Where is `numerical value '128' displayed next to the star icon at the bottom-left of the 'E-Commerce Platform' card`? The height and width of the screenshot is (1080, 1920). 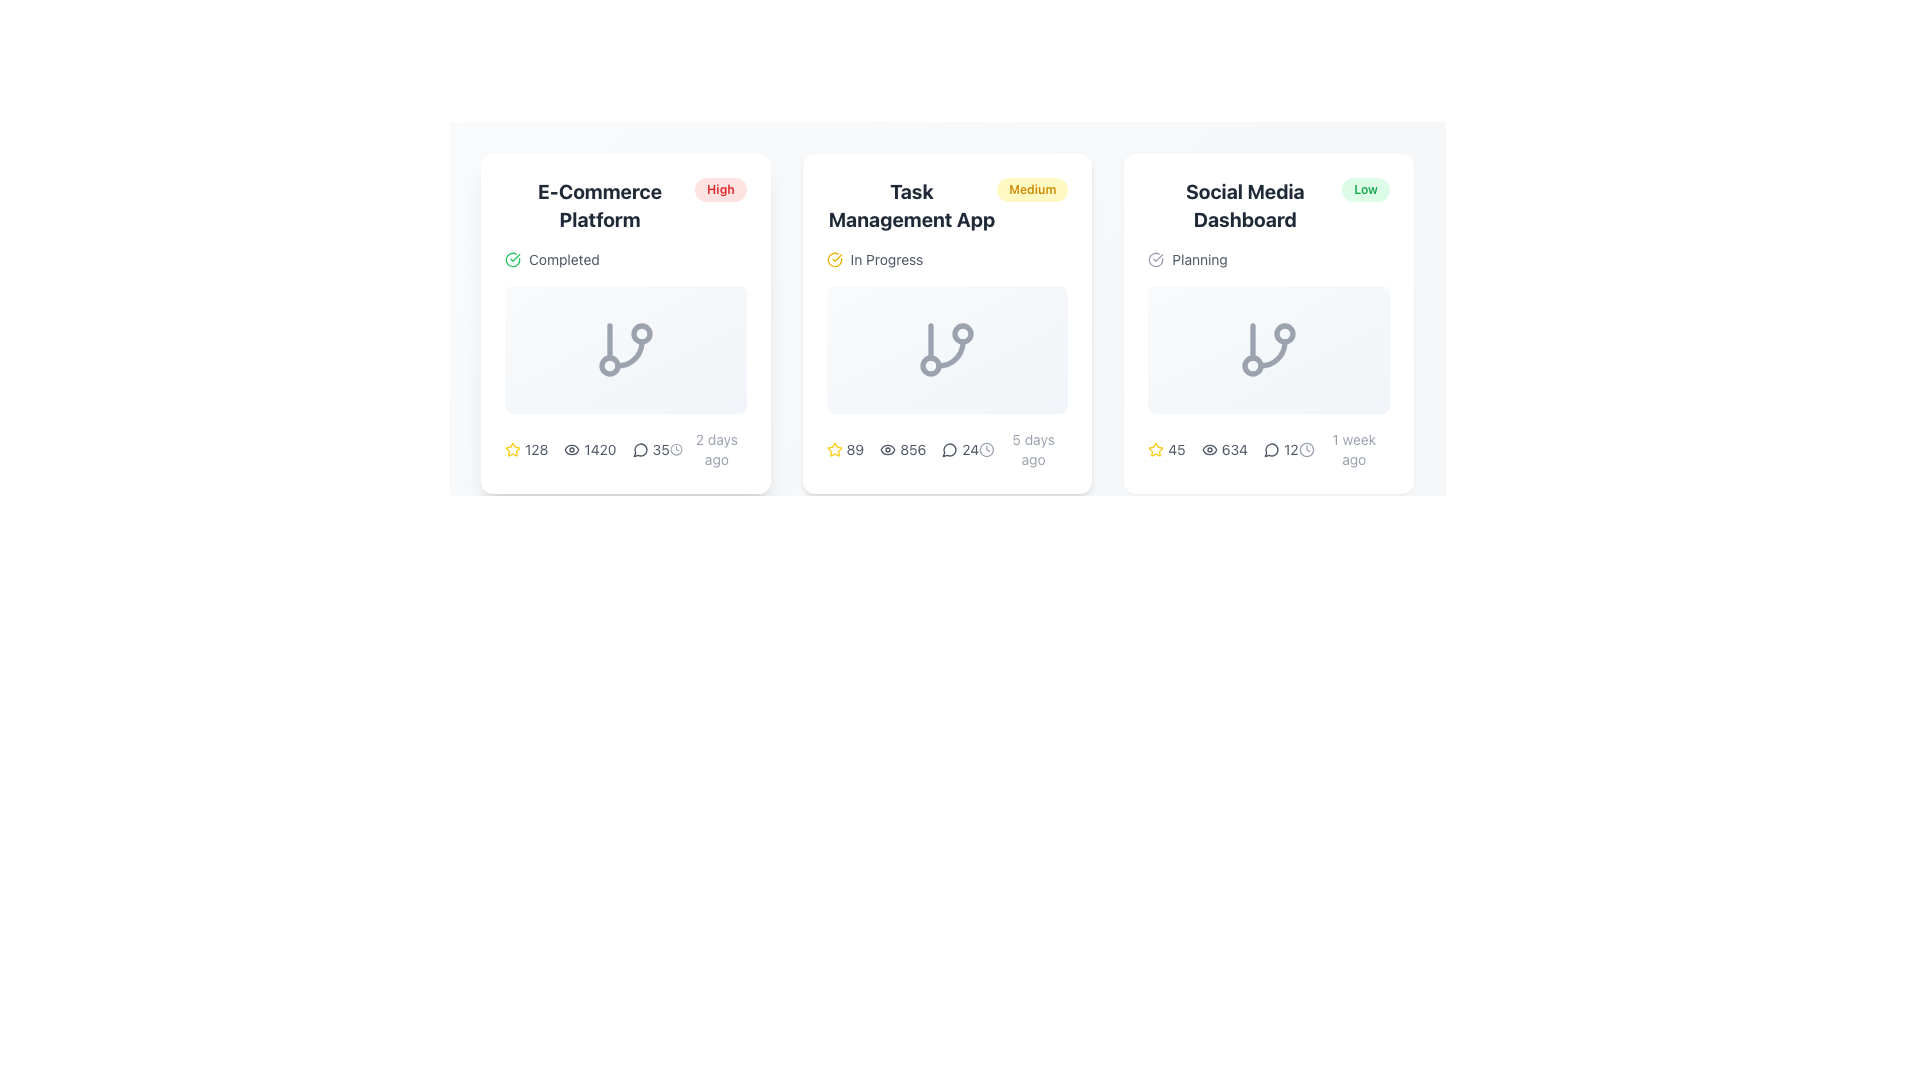
numerical value '128' displayed next to the star icon at the bottom-left of the 'E-Commerce Platform' card is located at coordinates (526, 450).